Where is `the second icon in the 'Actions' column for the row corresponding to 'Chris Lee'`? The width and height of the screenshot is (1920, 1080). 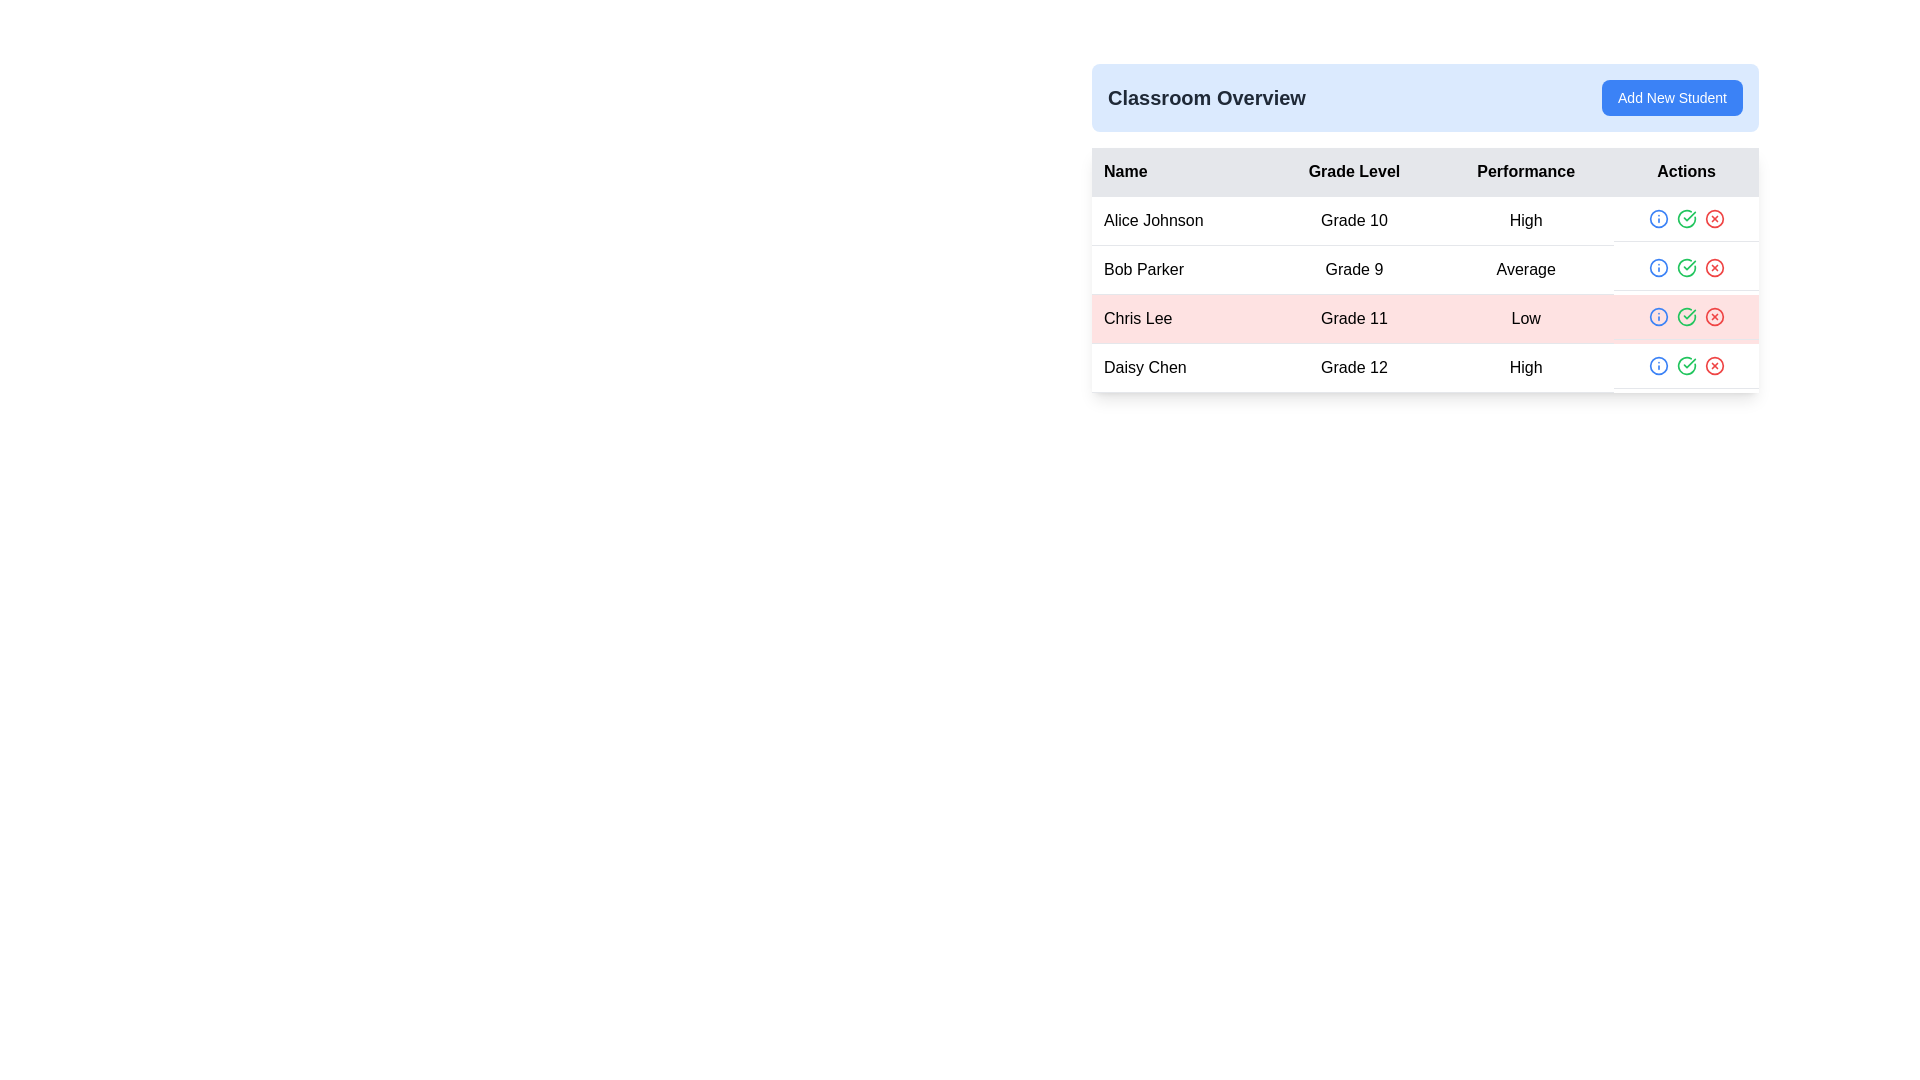
the second icon in the 'Actions' column for the row corresponding to 'Chris Lee' is located at coordinates (1685, 315).